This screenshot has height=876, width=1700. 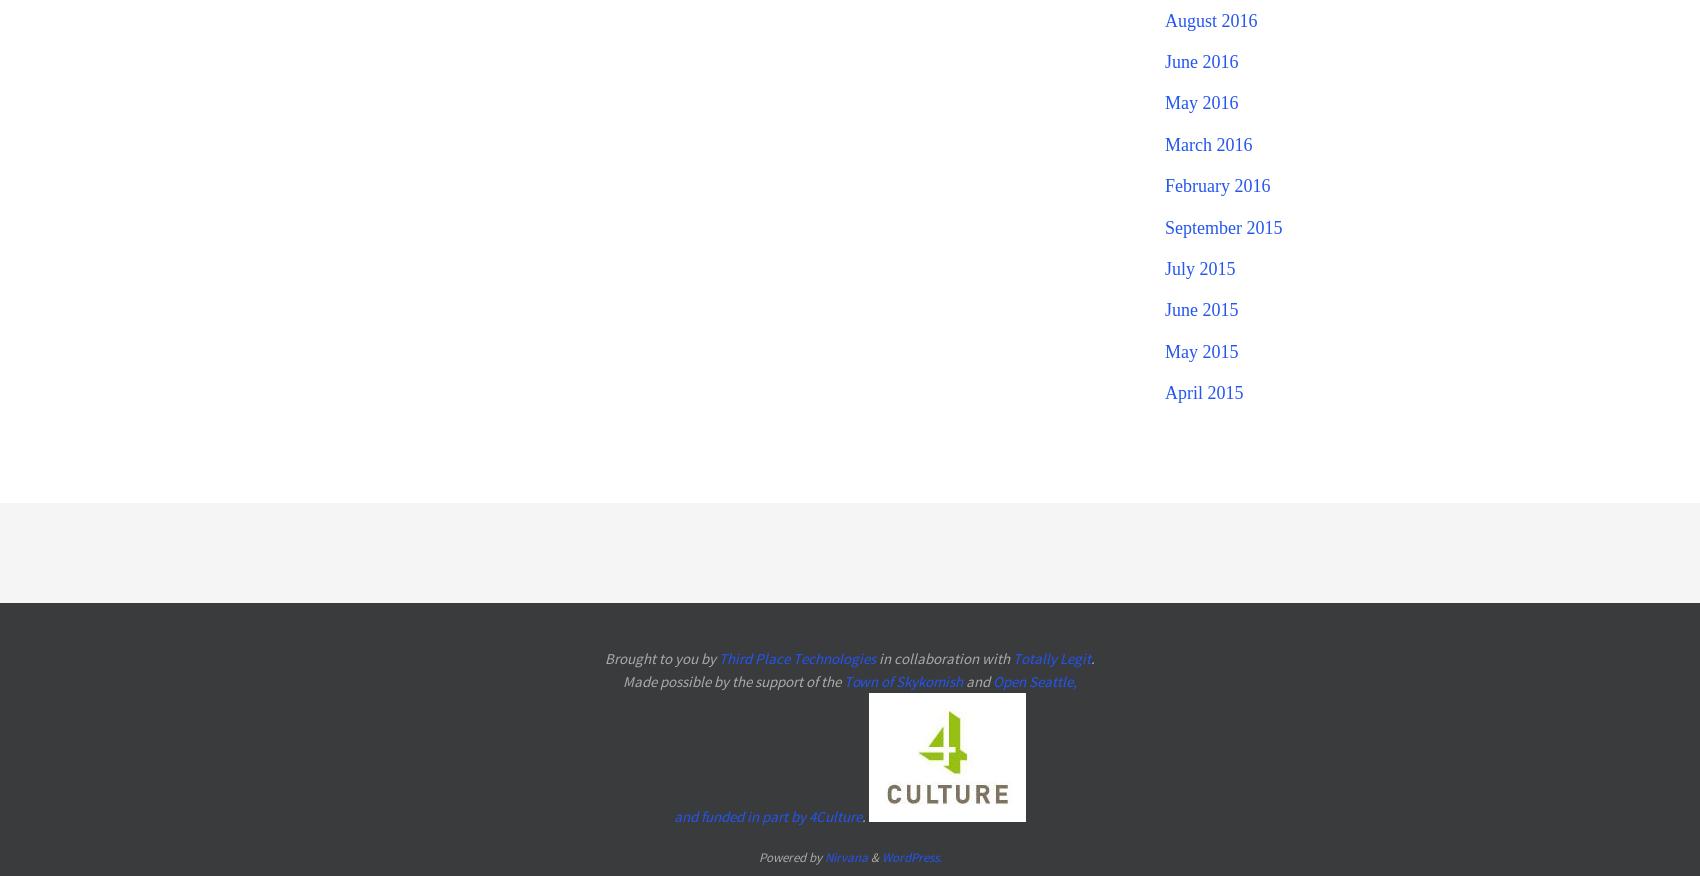 I want to click on 'Powered by', so click(x=790, y=856).